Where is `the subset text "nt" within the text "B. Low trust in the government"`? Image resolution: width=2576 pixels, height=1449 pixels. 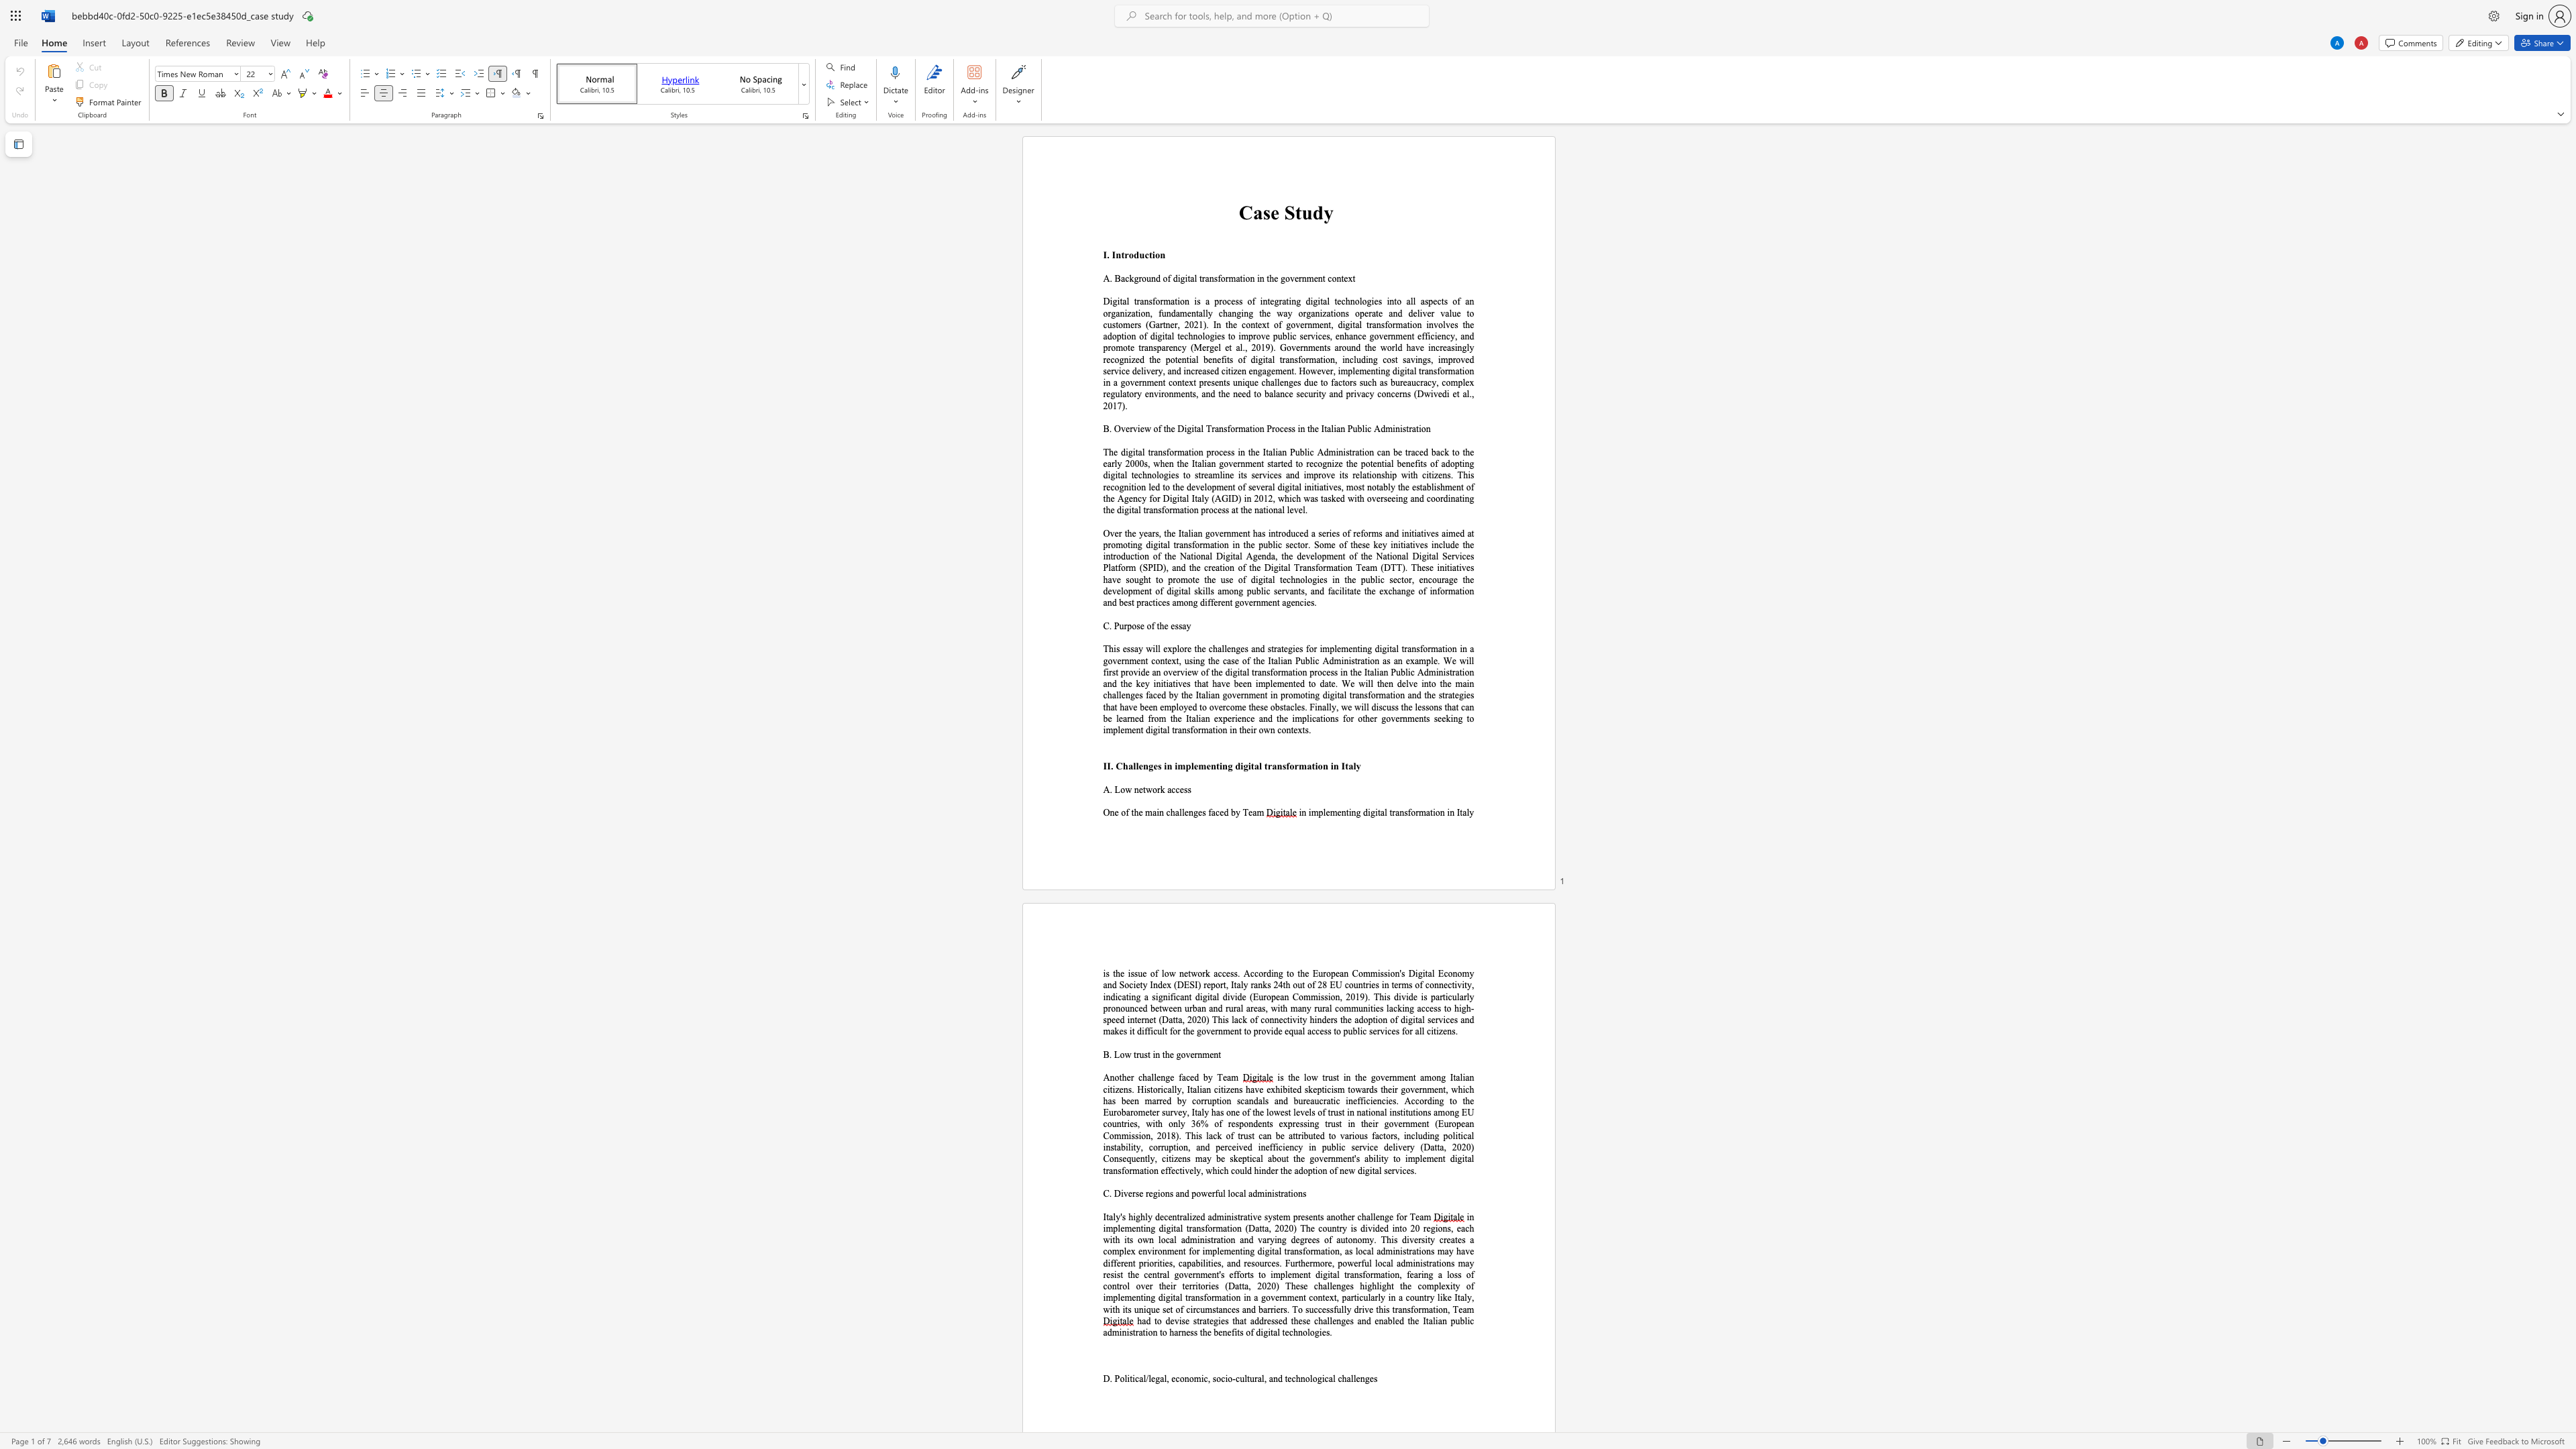 the subset text "nt" within the text "B. Low trust in the government" is located at coordinates (1214, 1054).